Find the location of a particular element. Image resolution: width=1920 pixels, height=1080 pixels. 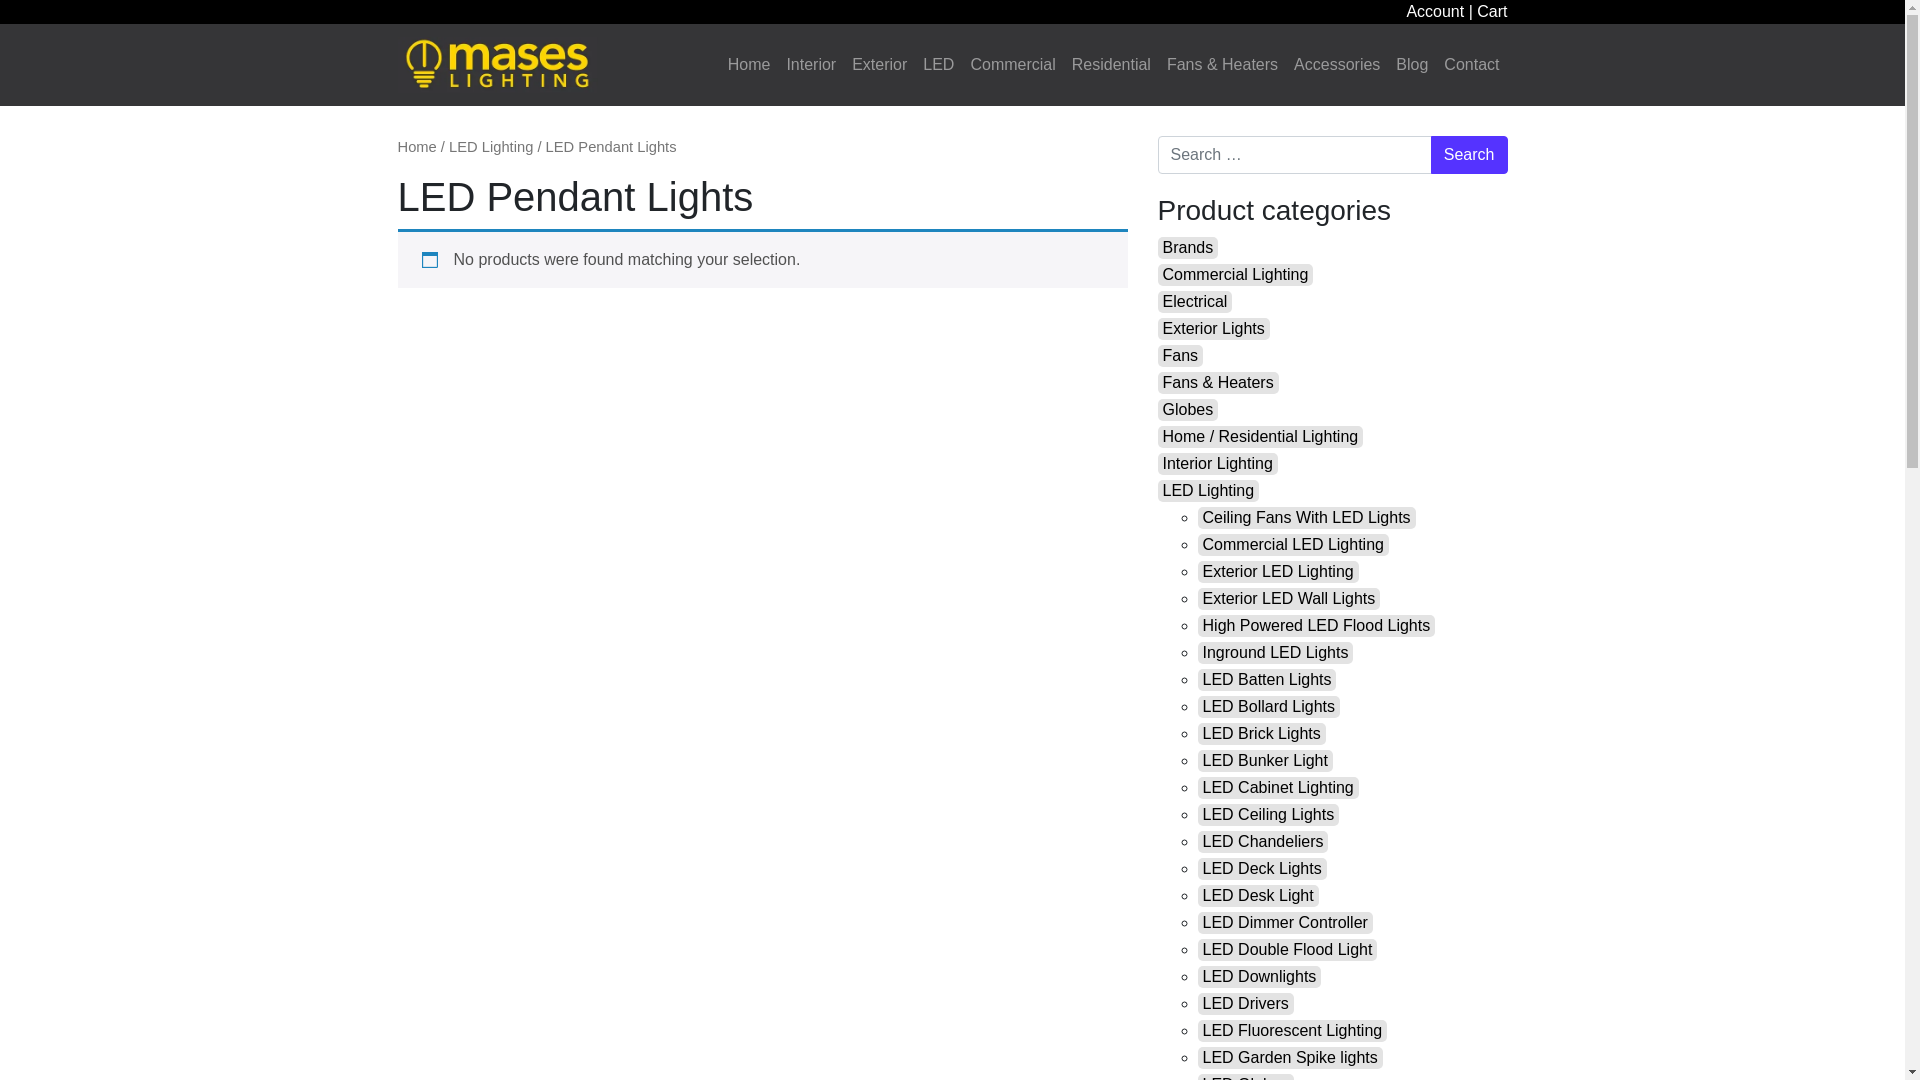

'Commercial LED Lighting' is located at coordinates (1293, 544).